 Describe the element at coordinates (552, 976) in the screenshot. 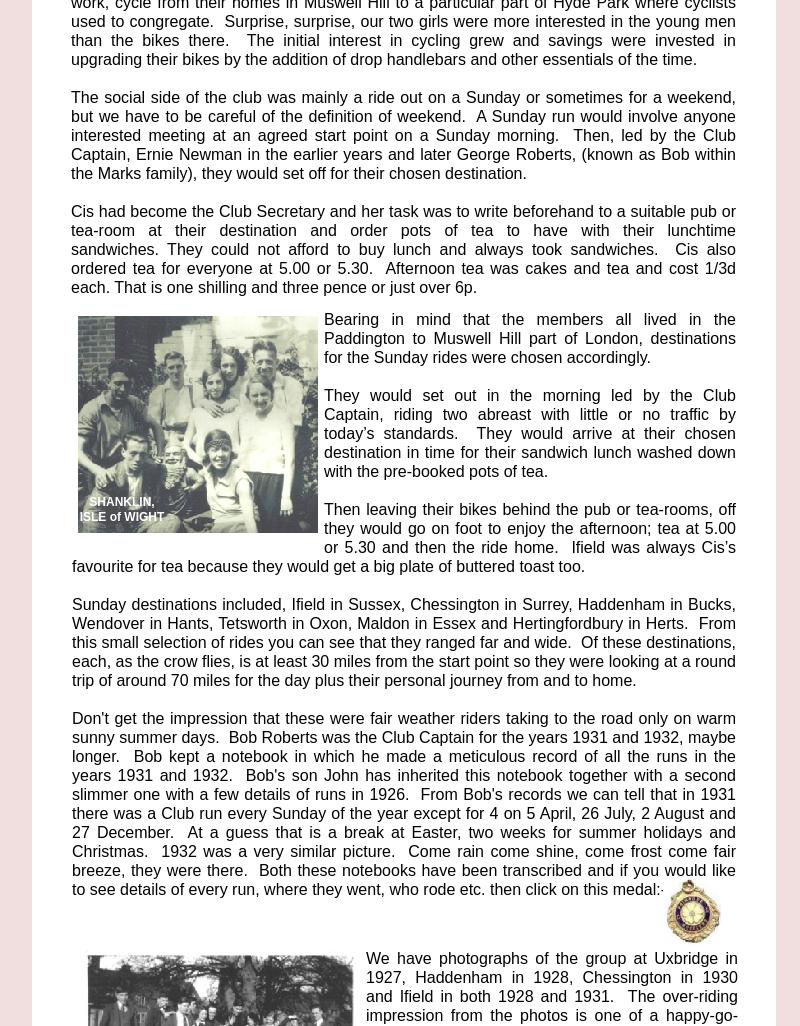

I see `'We have photographs of the group at Uxbridge in 1927, Haddenham in 1928, Chessington in 1930 and Ifield in both 1928 and 1931.  The over-'` at that location.